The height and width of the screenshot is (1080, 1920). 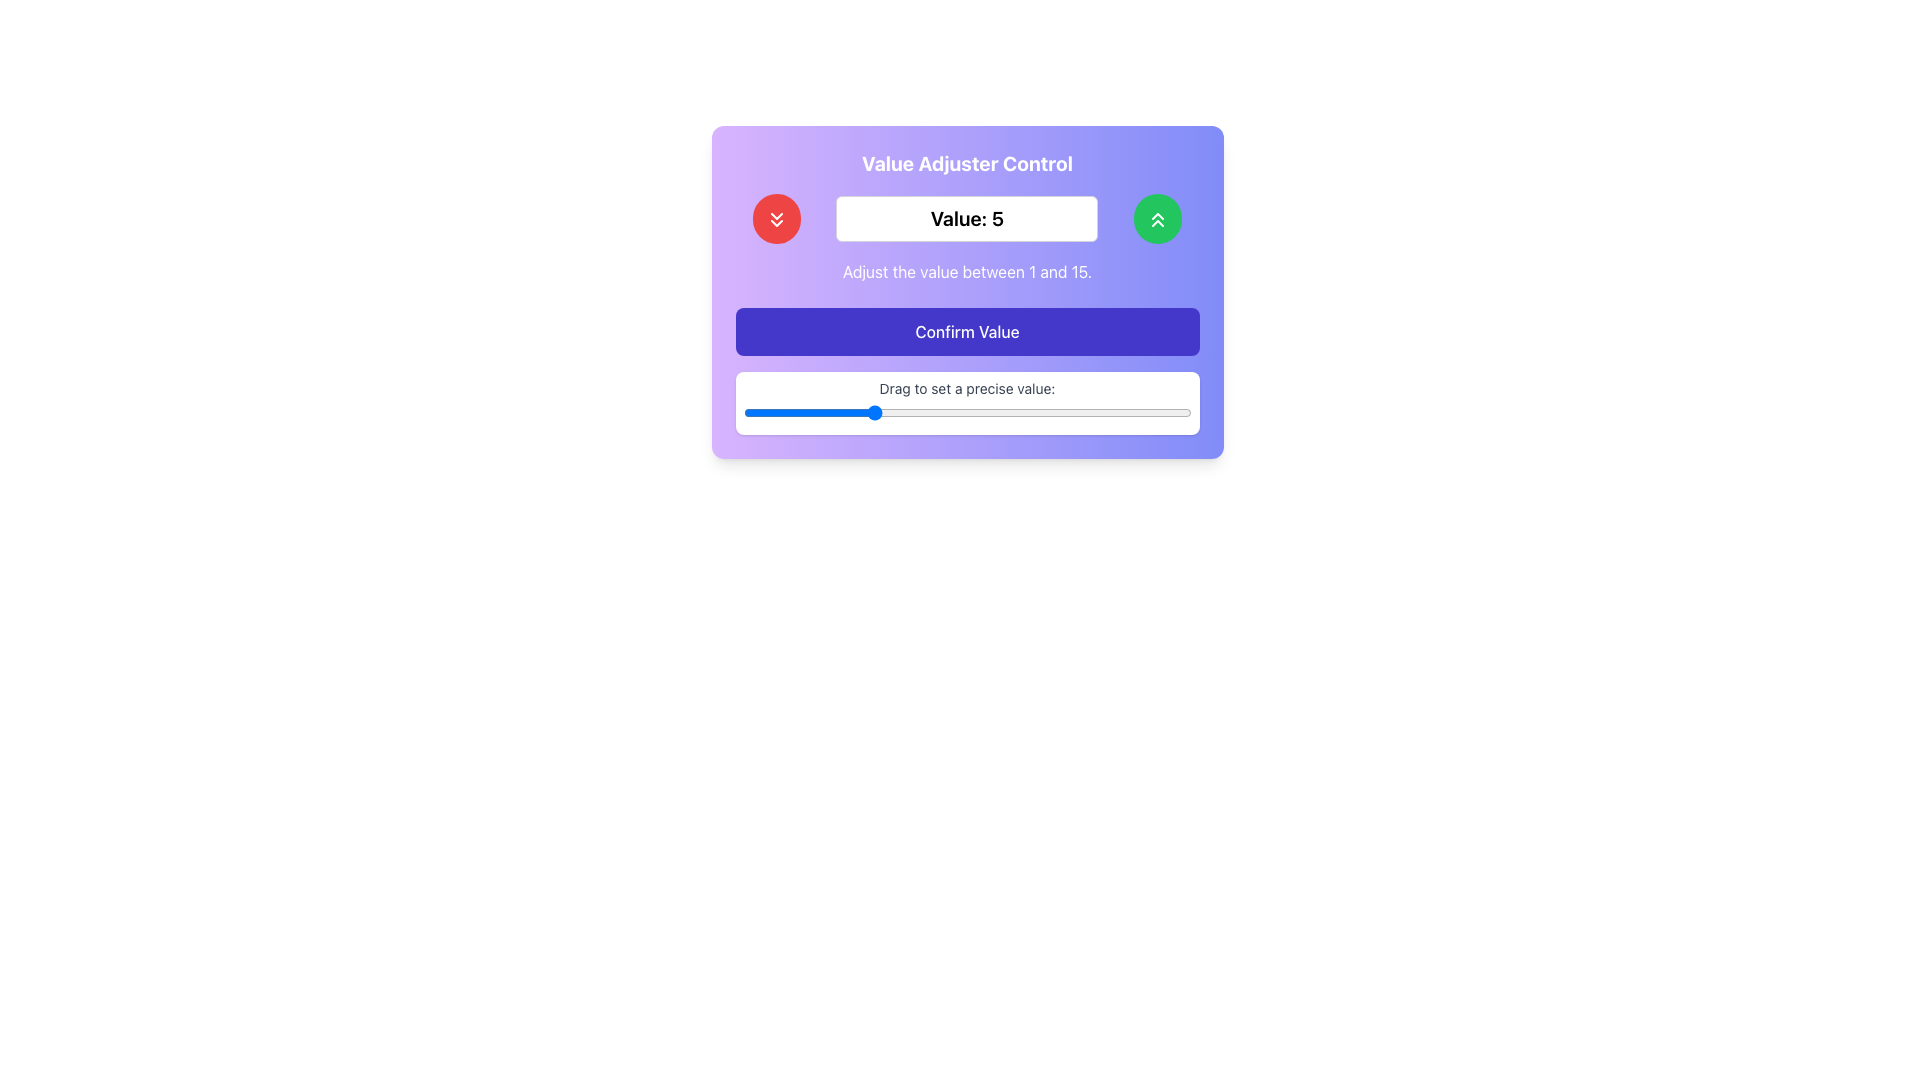 What do you see at coordinates (902, 412) in the screenshot?
I see `the slider value` at bounding box center [902, 412].